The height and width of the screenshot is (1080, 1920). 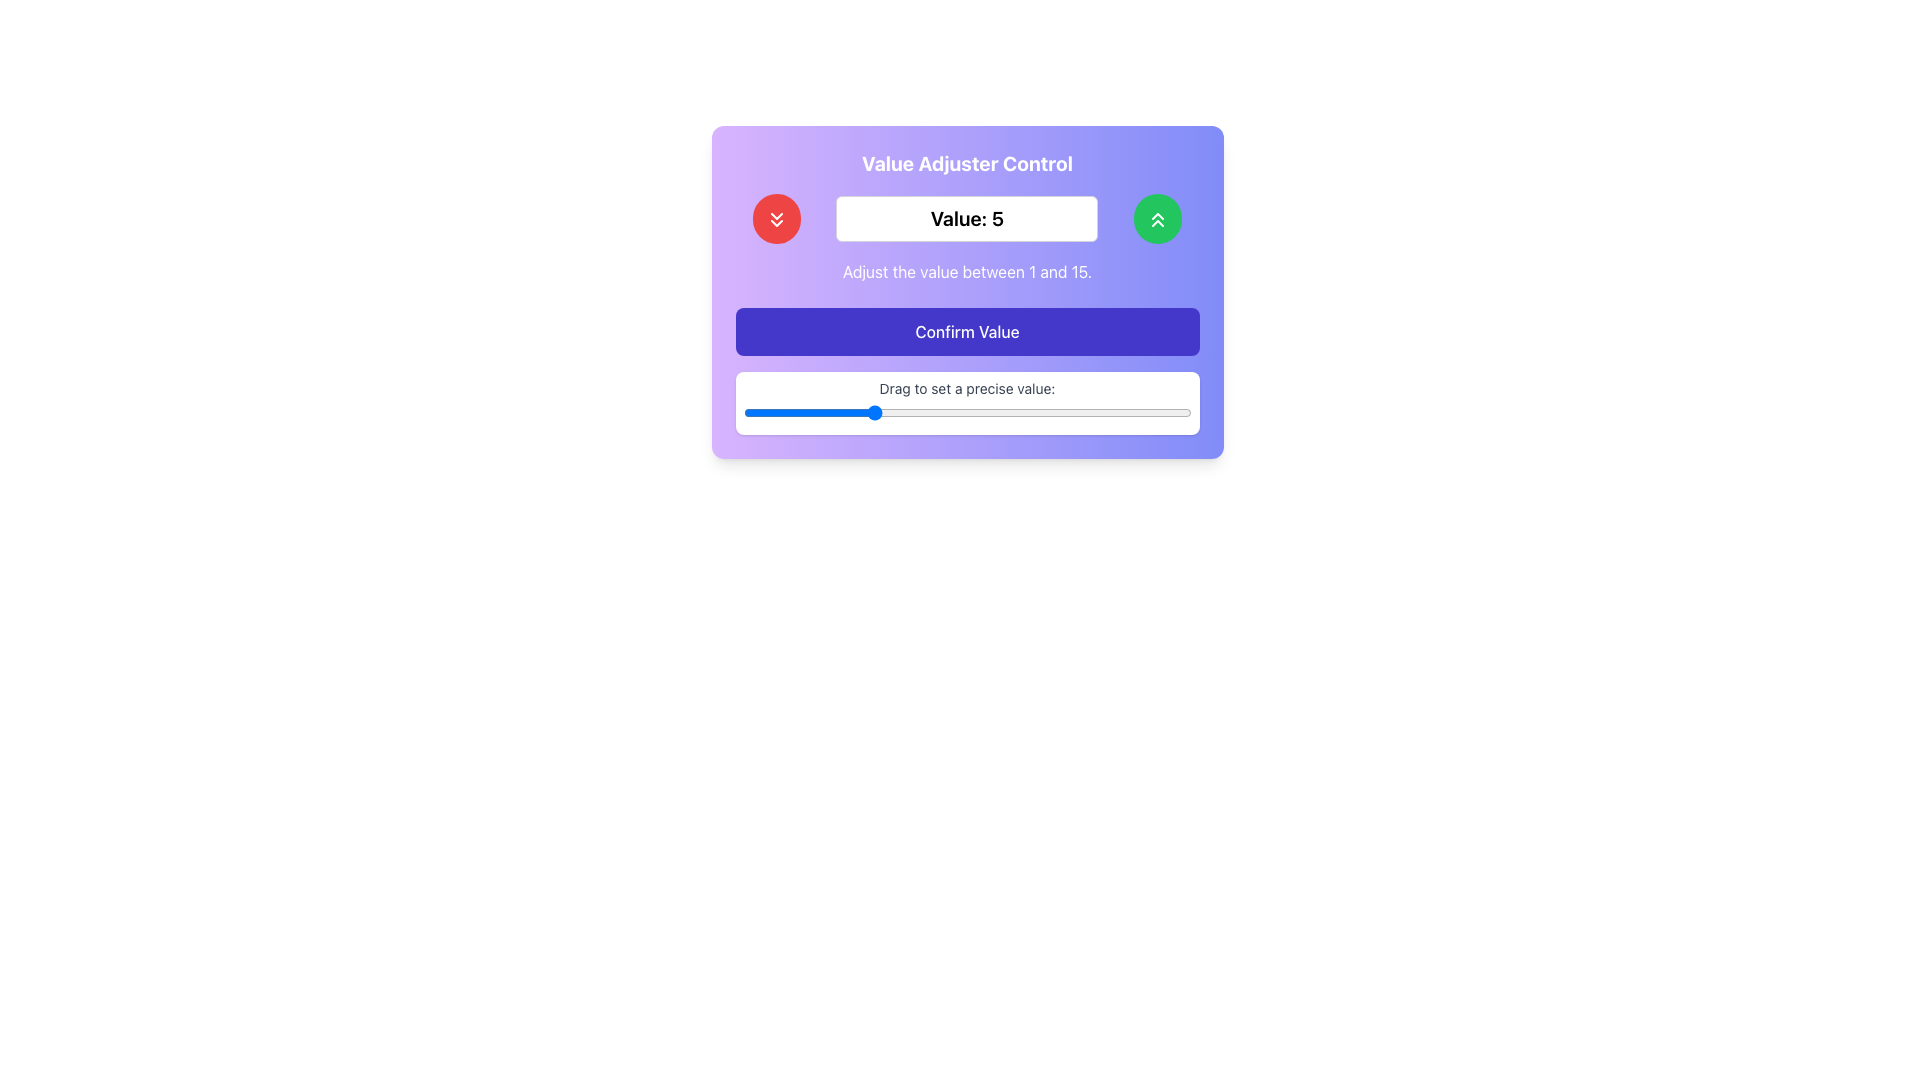 What do you see at coordinates (902, 412) in the screenshot?
I see `the slider value` at bounding box center [902, 412].